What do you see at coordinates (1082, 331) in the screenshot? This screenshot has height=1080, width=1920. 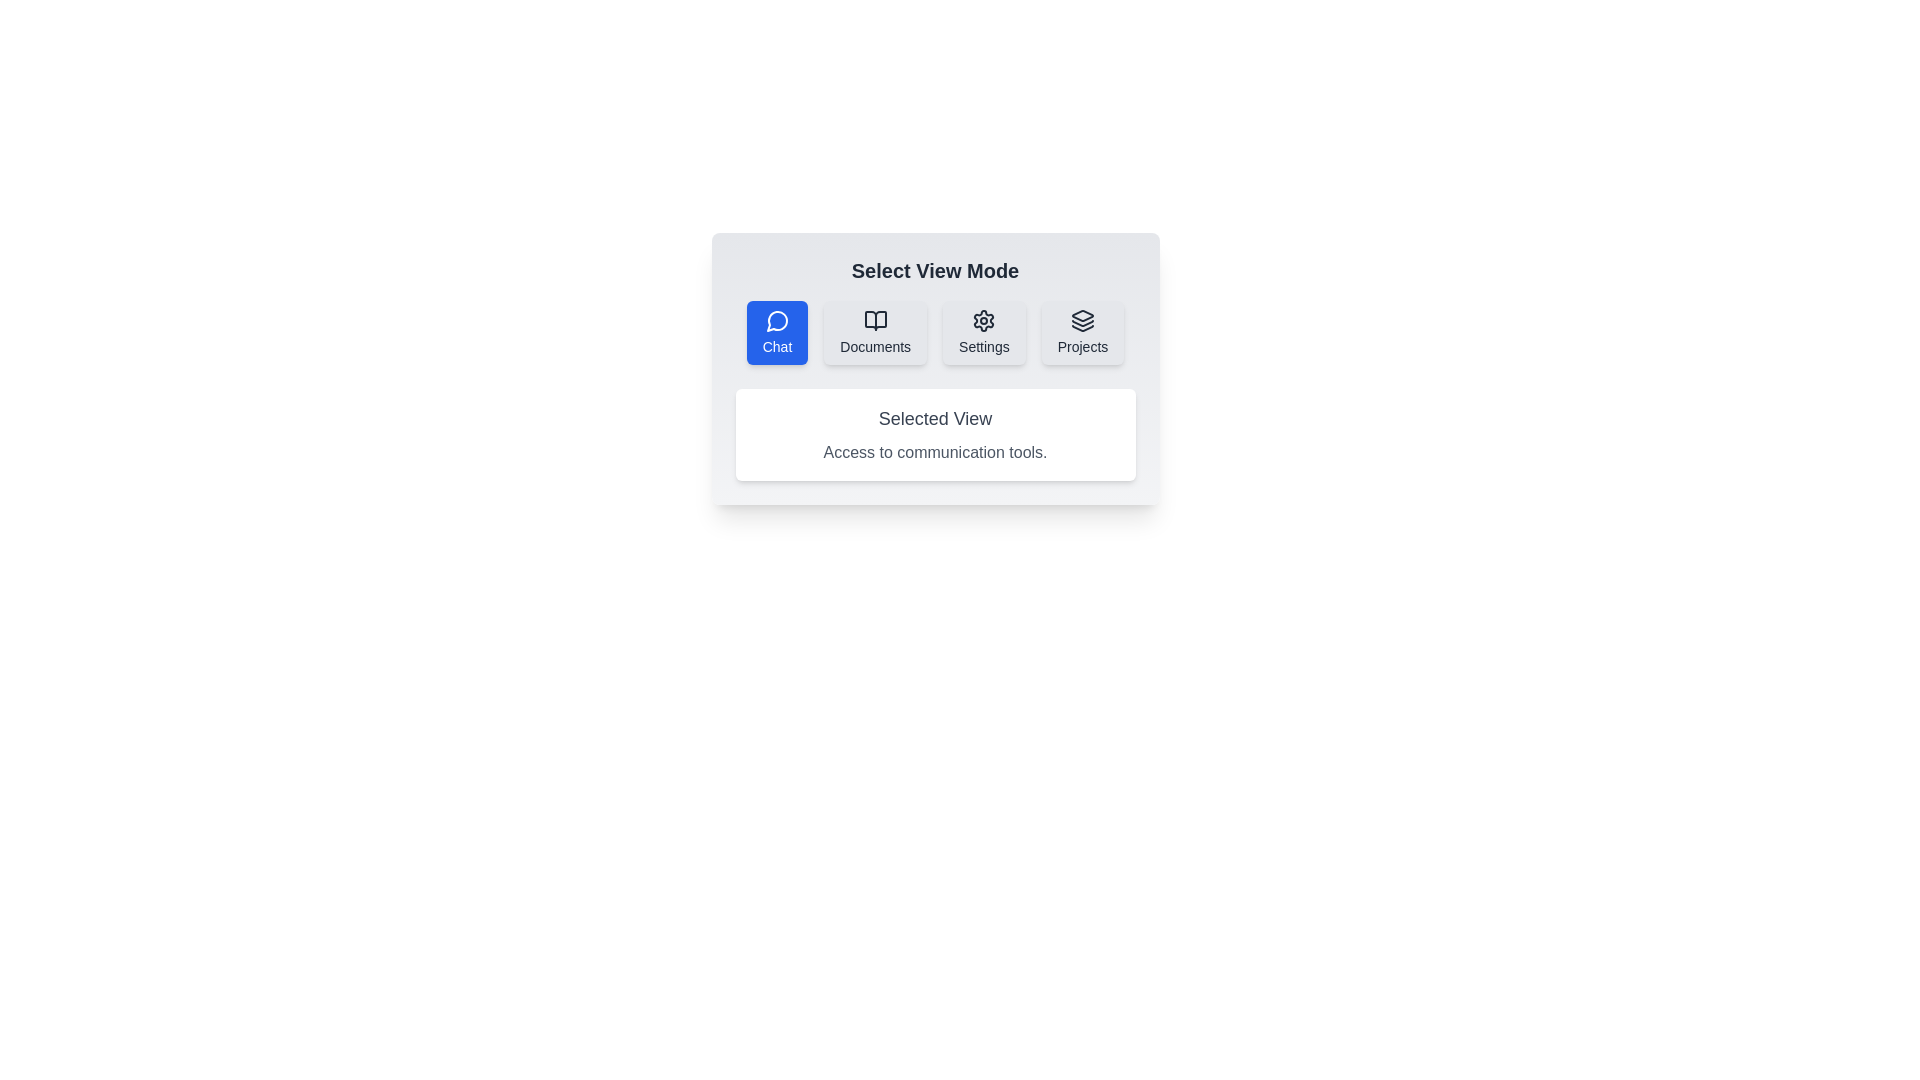 I see `the button labeled 'Projects' to observe its hover effect` at bounding box center [1082, 331].